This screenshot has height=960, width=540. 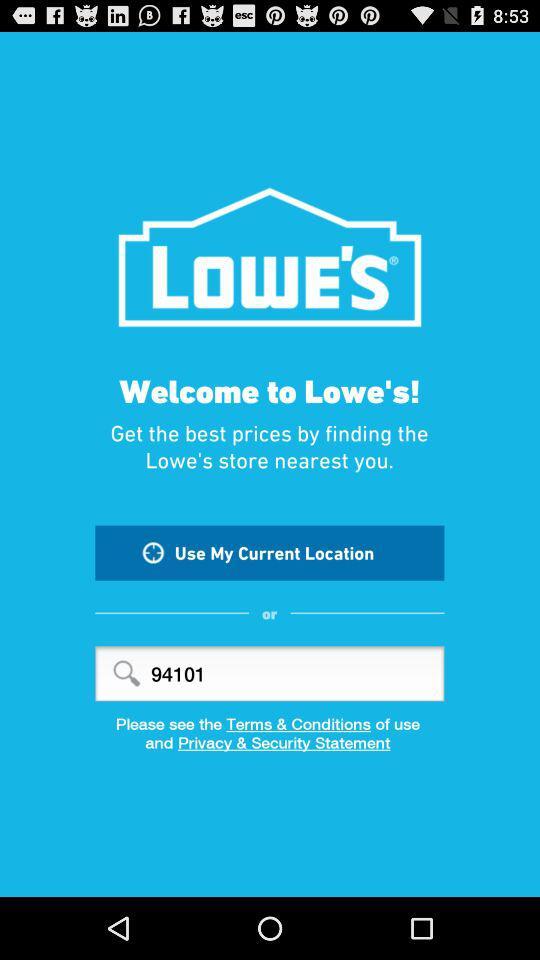 I want to click on use my current item, so click(x=269, y=552).